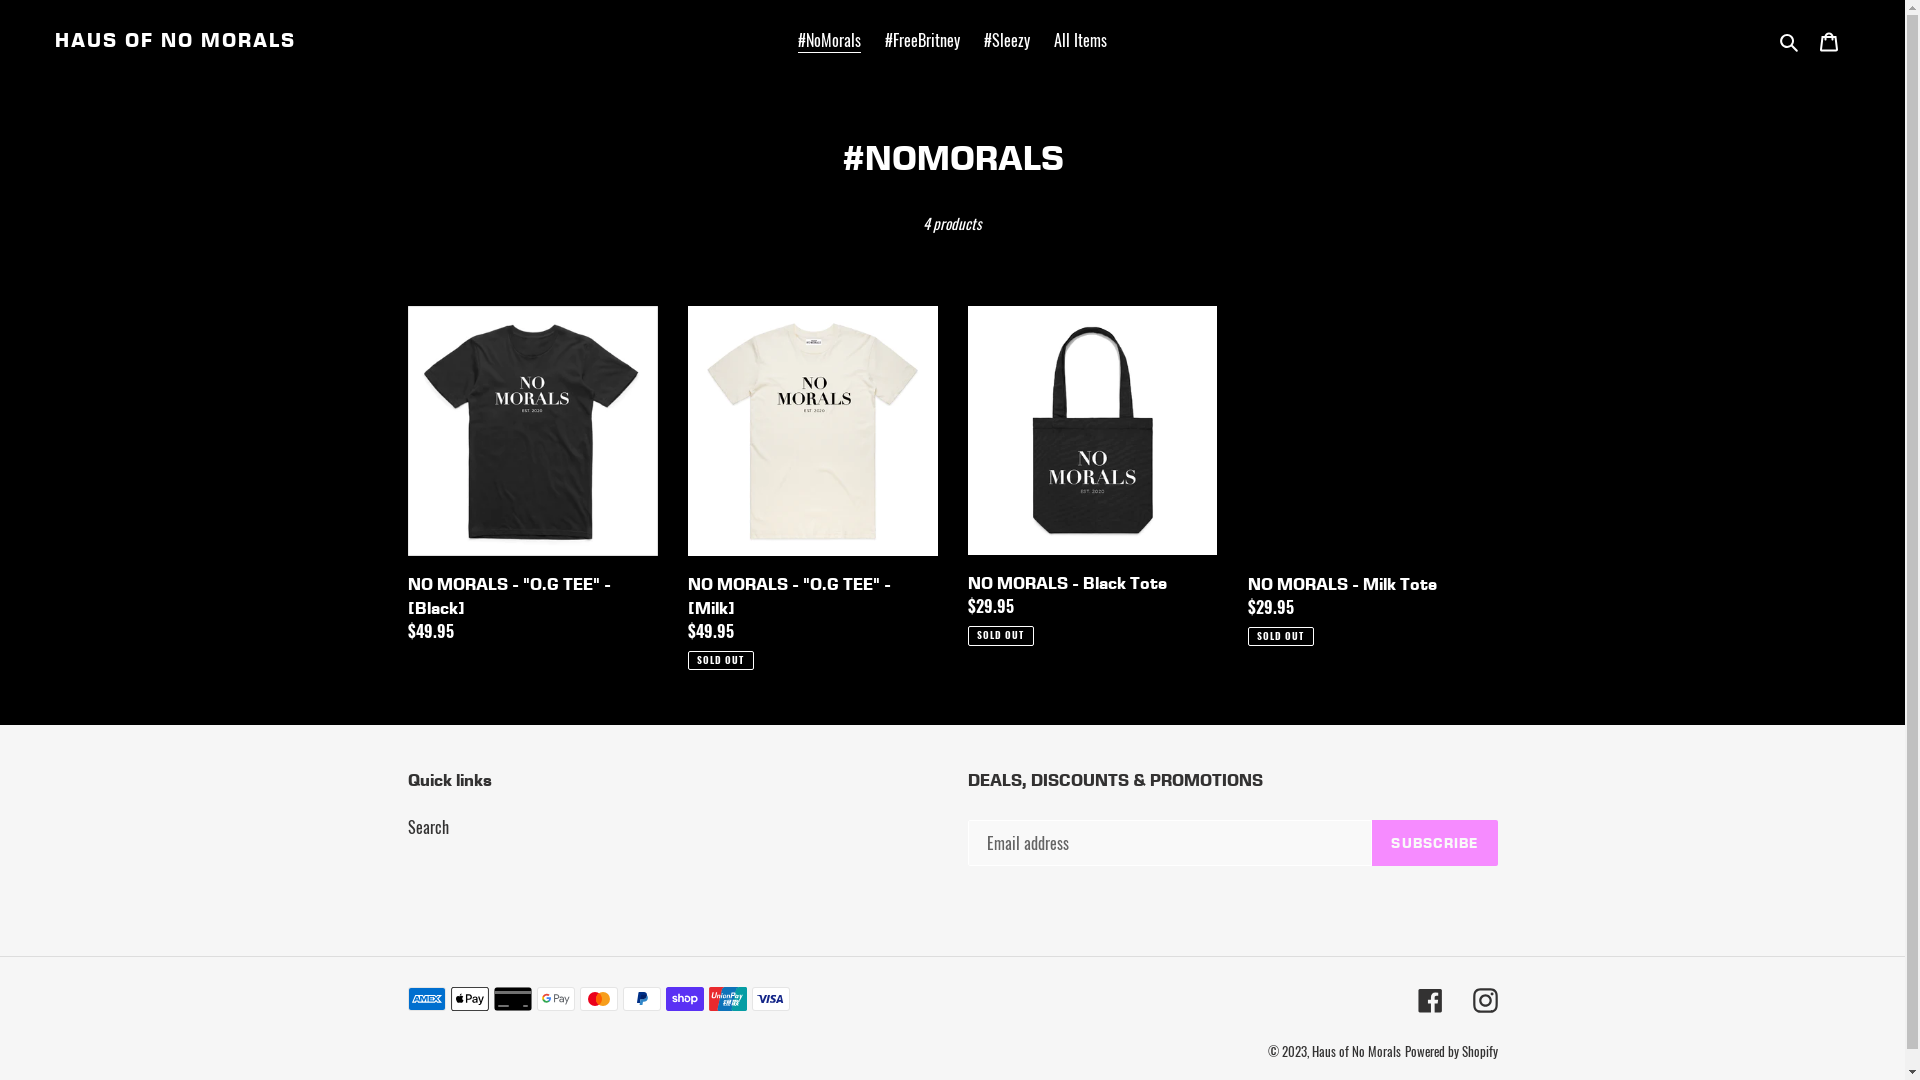 The width and height of the screenshot is (1920, 1080). What do you see at coordinates (1356, 1049) in the screenshot?
I see `'Haus of No Morals'` at bounding box center [1356, 1049].